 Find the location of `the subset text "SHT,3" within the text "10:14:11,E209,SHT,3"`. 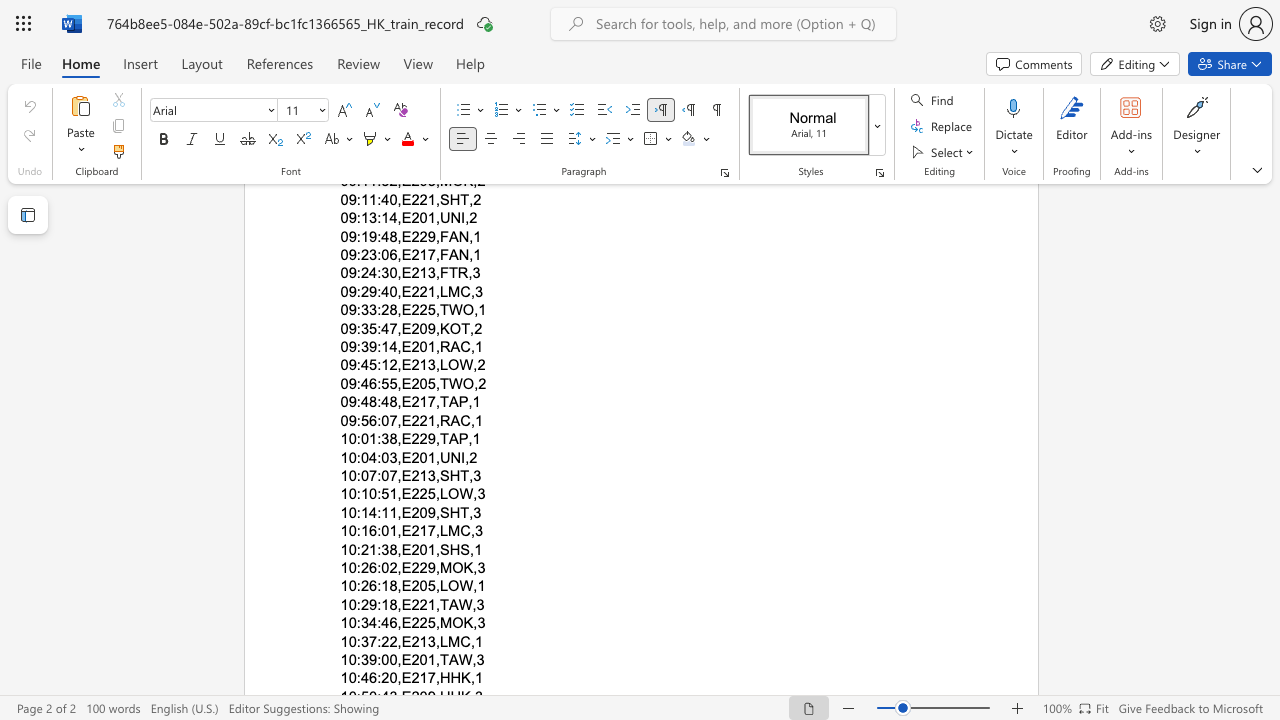

the subset text "SHT,3" within the text "10:14:11,E209,SHT,3" is located at coordinates (438, 511).